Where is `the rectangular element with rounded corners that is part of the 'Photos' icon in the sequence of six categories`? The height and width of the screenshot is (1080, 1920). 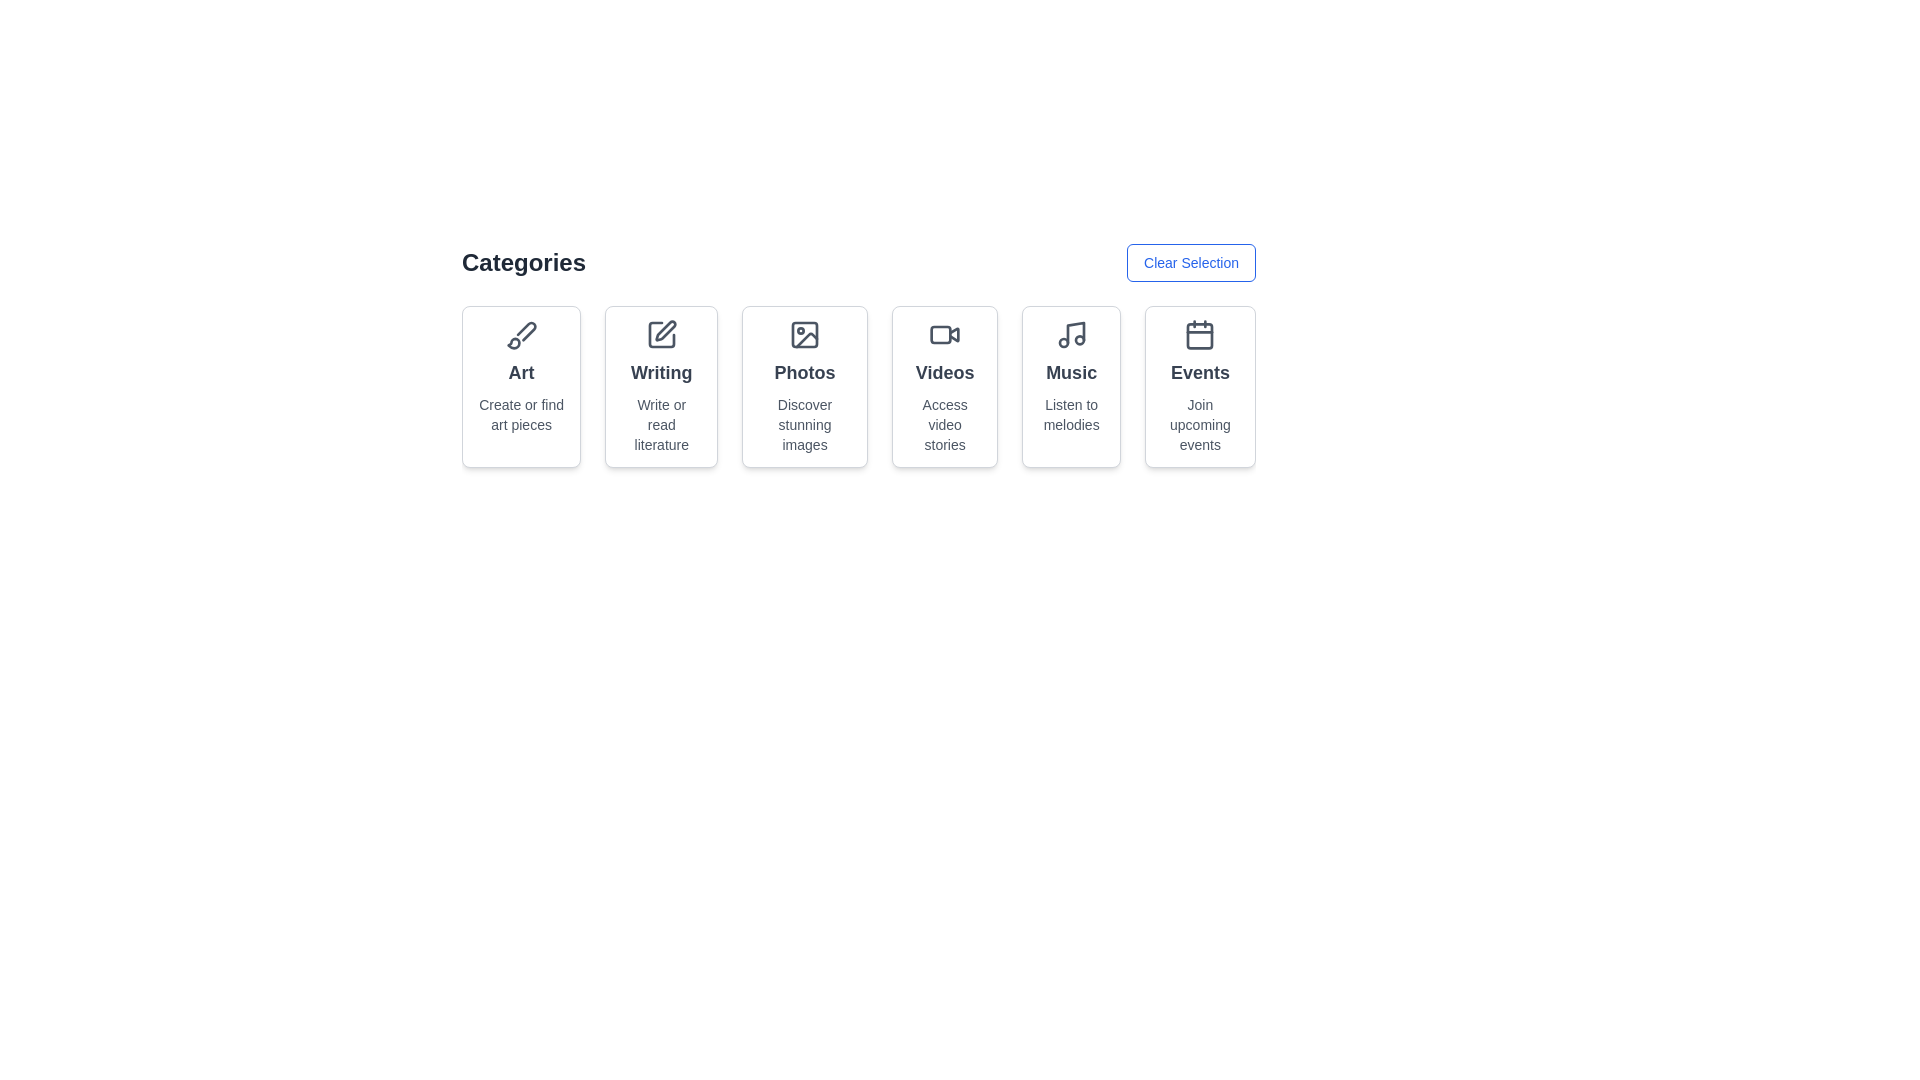 the rectangular element with rounded corners that is part of the 'Photos' icon in the sequence of six categories is located at coordinates (805, 334).